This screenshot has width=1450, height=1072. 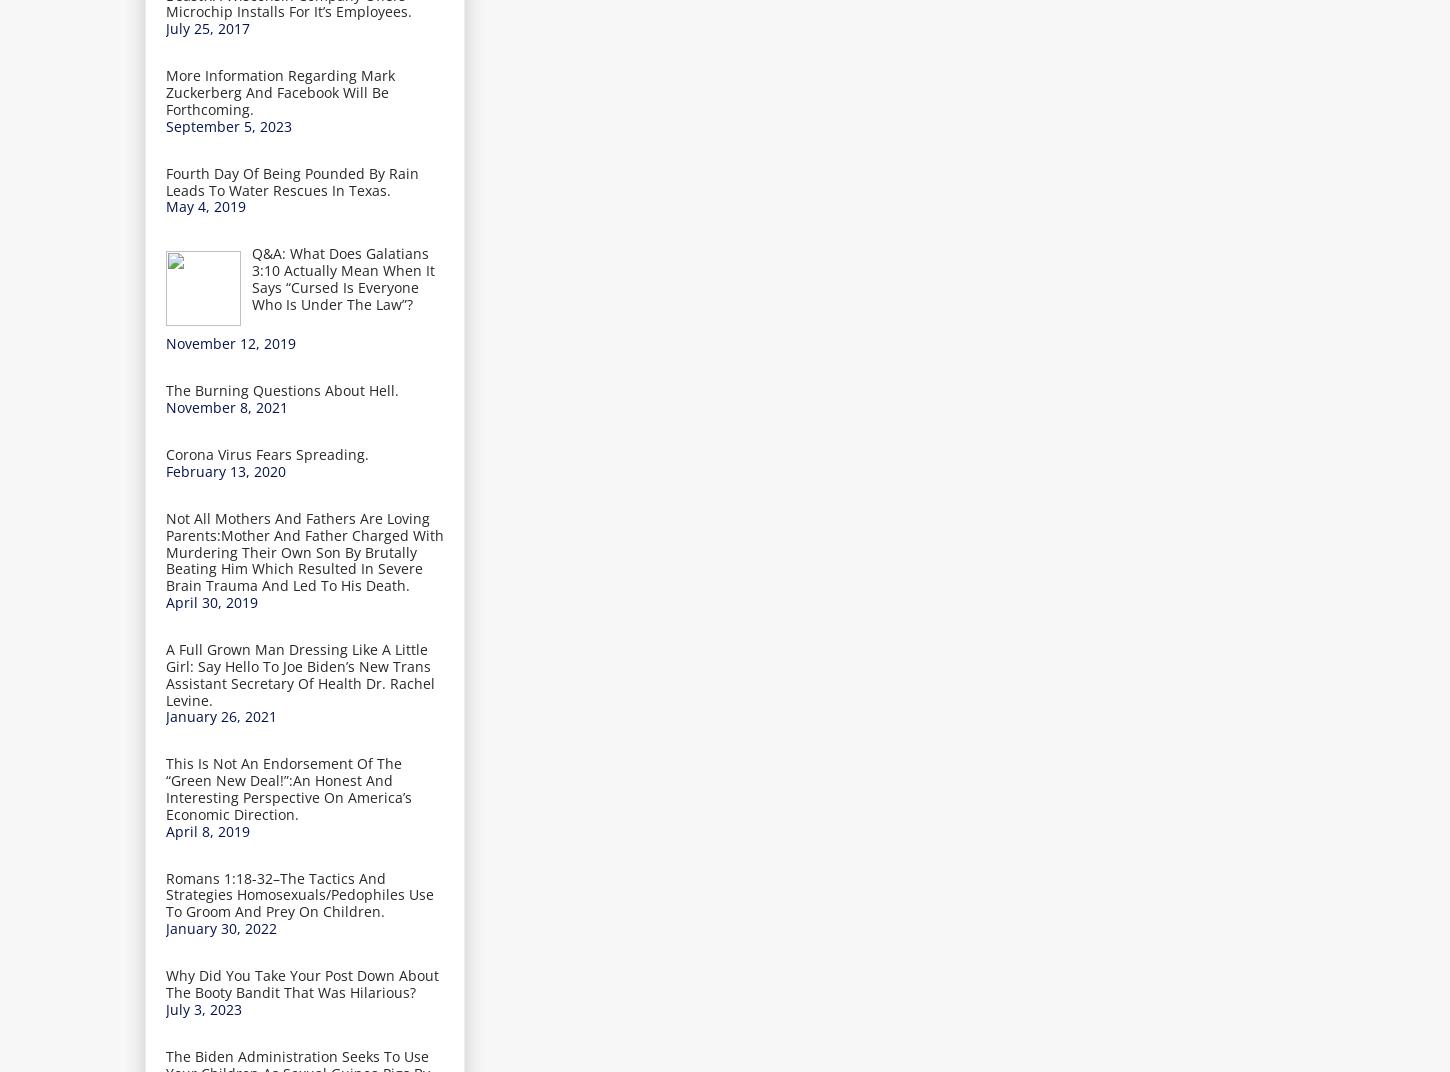 What do you see at coordinates (304, 550) in the screenshot?
I see `'Not All Mothers And Fathers Are Loving Parents:Mother And Father Charged With Murdering Their Own Son  By Brutally Beating Him Which Resulted In Severe Brain Trauma And Led To His Death.'` at bounding box center [304, 550].